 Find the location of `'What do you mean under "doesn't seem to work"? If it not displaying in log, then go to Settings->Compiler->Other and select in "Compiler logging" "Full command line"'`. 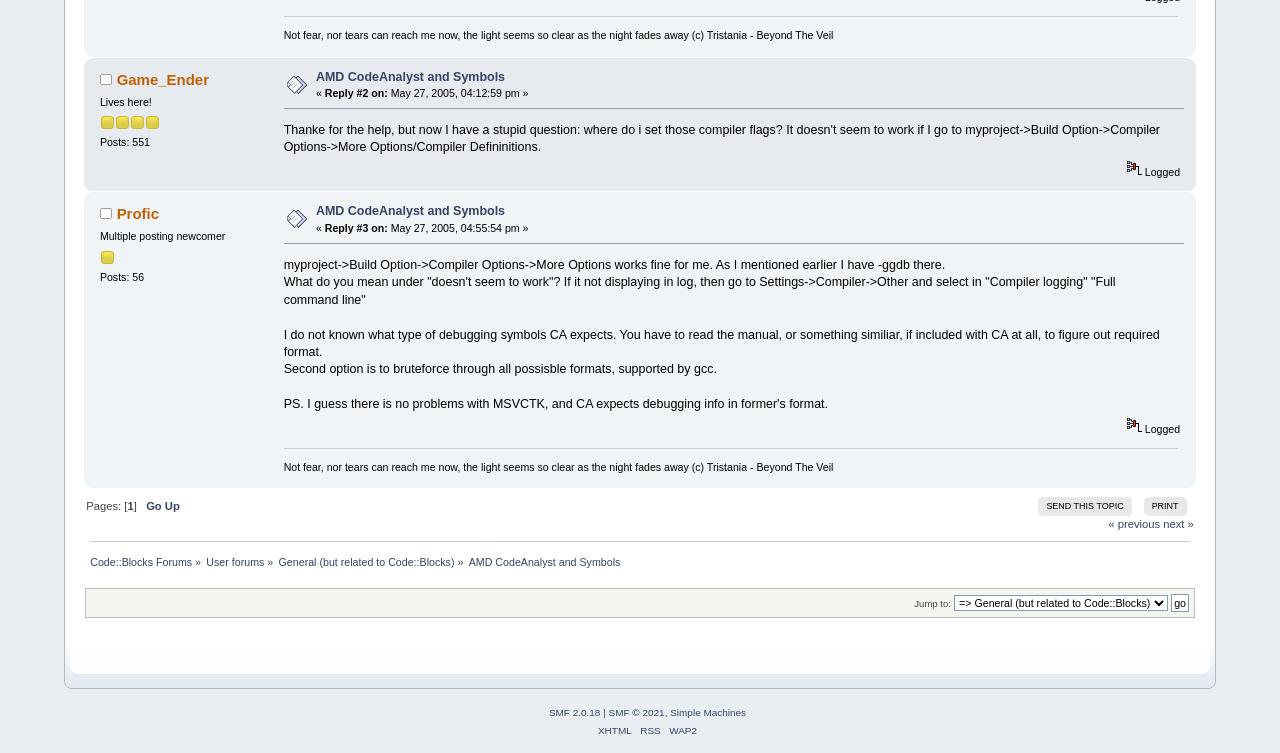

'What do you mean under "doesn't seem to work"? If it not displaying in log, then go to Settings->Compiler->Other and select in "Compiler logging" "Full command line"' is located at coordinates (282, 290).